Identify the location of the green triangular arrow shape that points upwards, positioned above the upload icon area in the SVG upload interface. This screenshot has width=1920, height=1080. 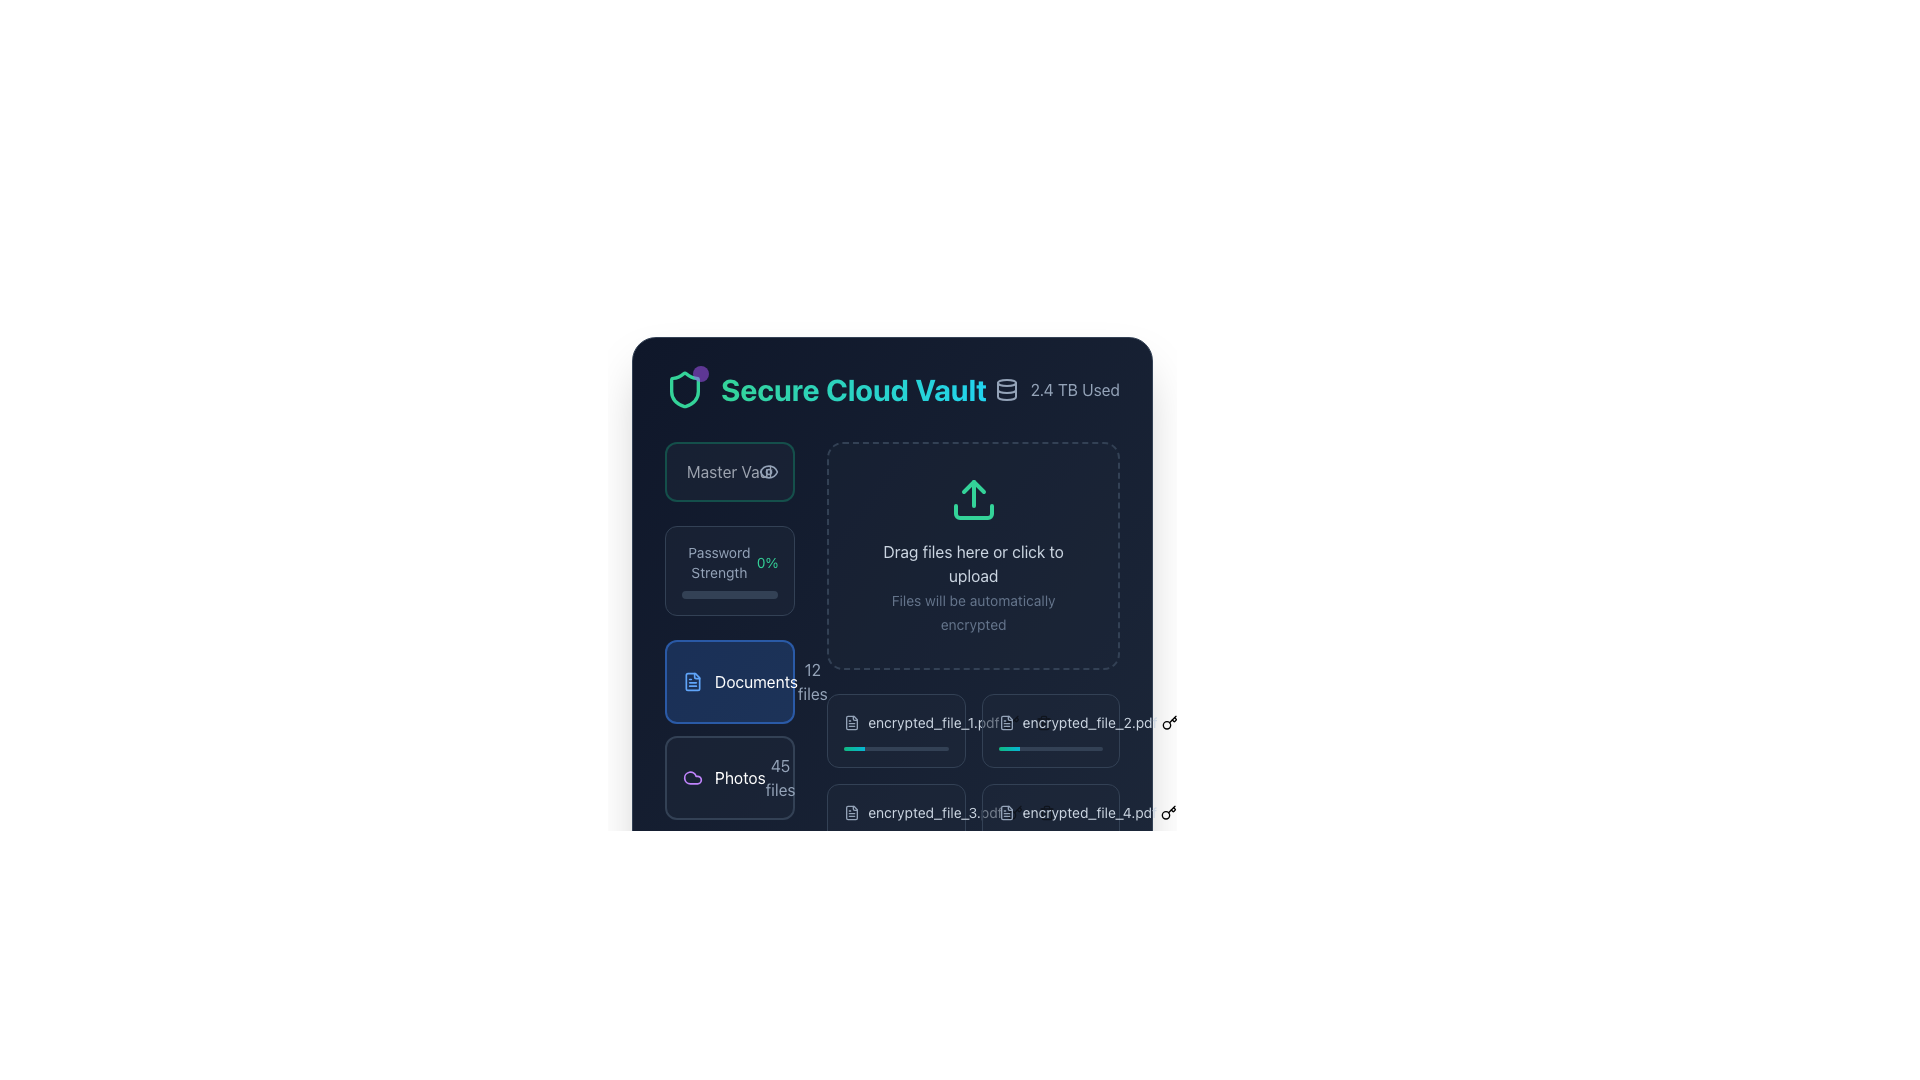
(973, 486).